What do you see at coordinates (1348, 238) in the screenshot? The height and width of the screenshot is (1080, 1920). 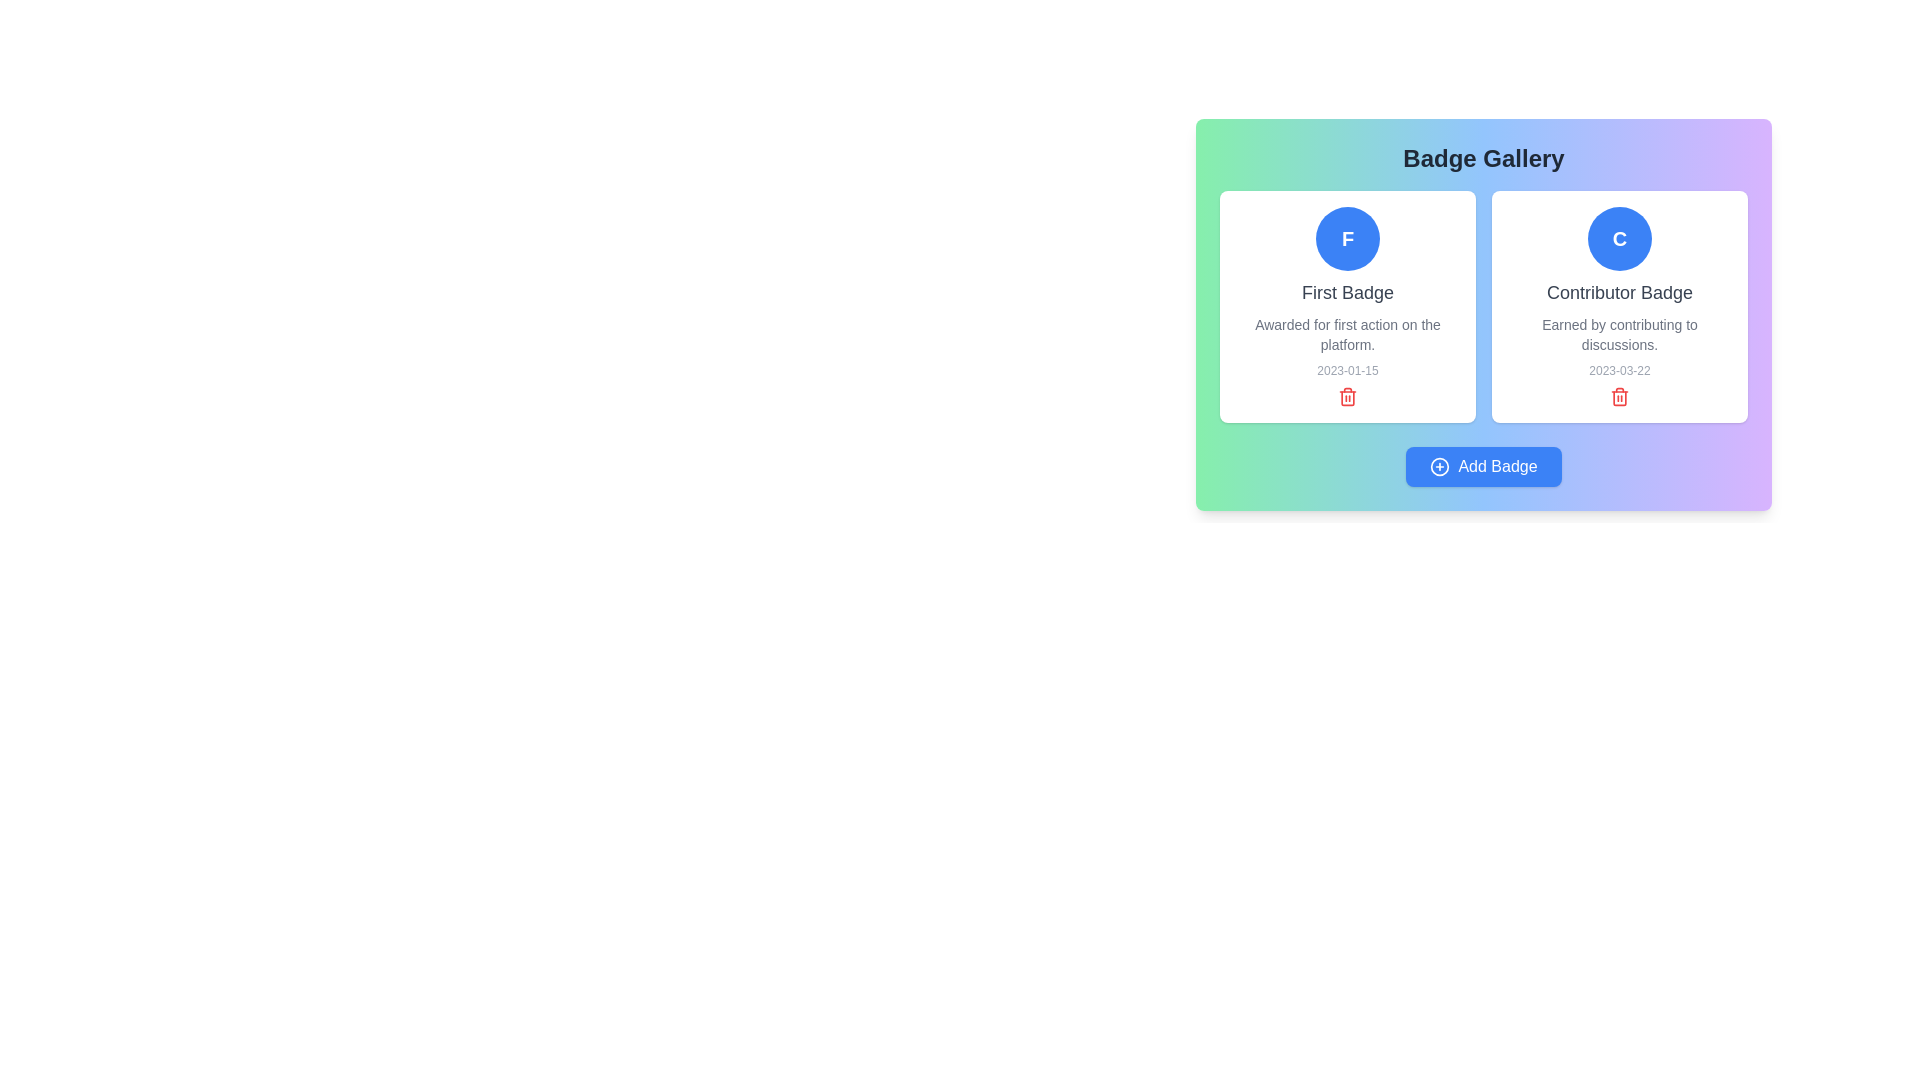 I see `the 'First Badge' located in the top-left area of the card titled 'First Badge' in the badge gallery` at bounding box center [1348, 238].